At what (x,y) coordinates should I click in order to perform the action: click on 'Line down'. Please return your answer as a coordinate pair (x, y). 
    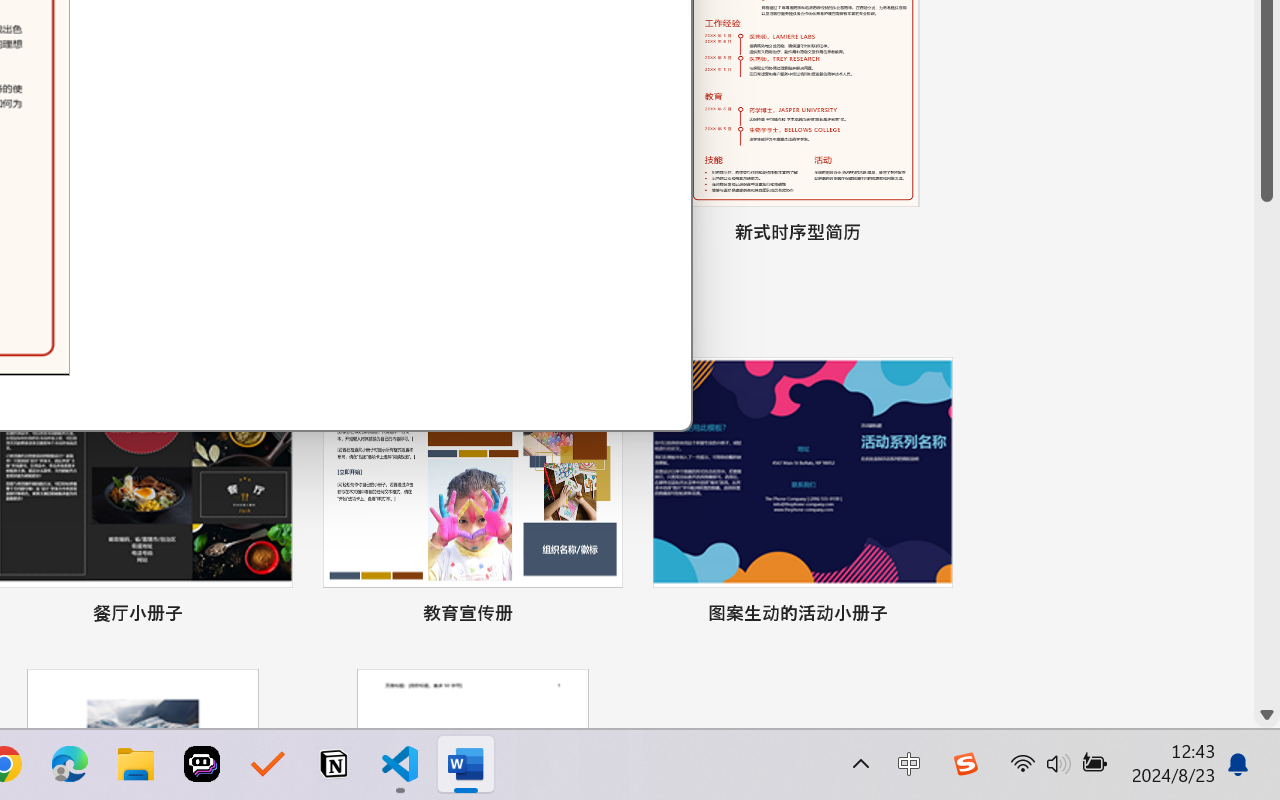
    Looking at the image, I should click on (1266, 714).